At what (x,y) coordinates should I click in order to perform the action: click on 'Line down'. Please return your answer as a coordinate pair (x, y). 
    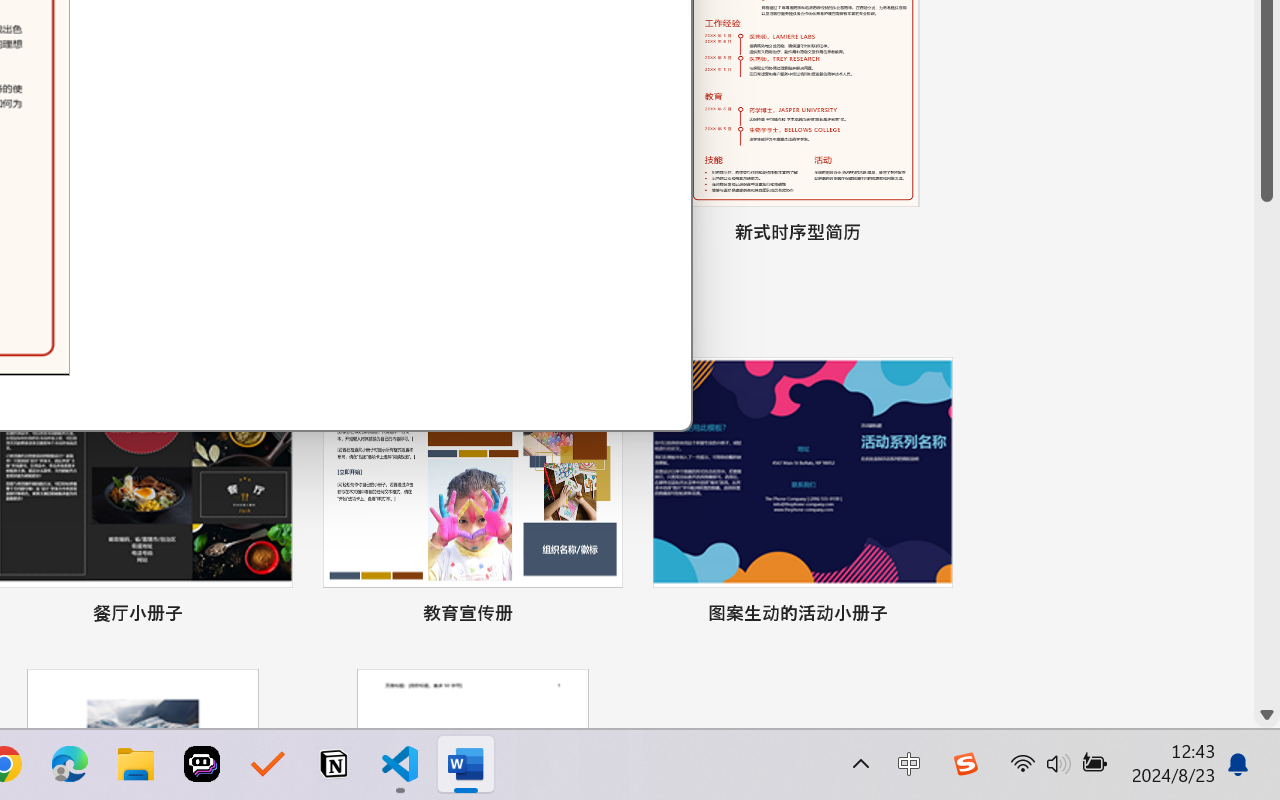
    Looking at the image, I should click on (1266, 714).